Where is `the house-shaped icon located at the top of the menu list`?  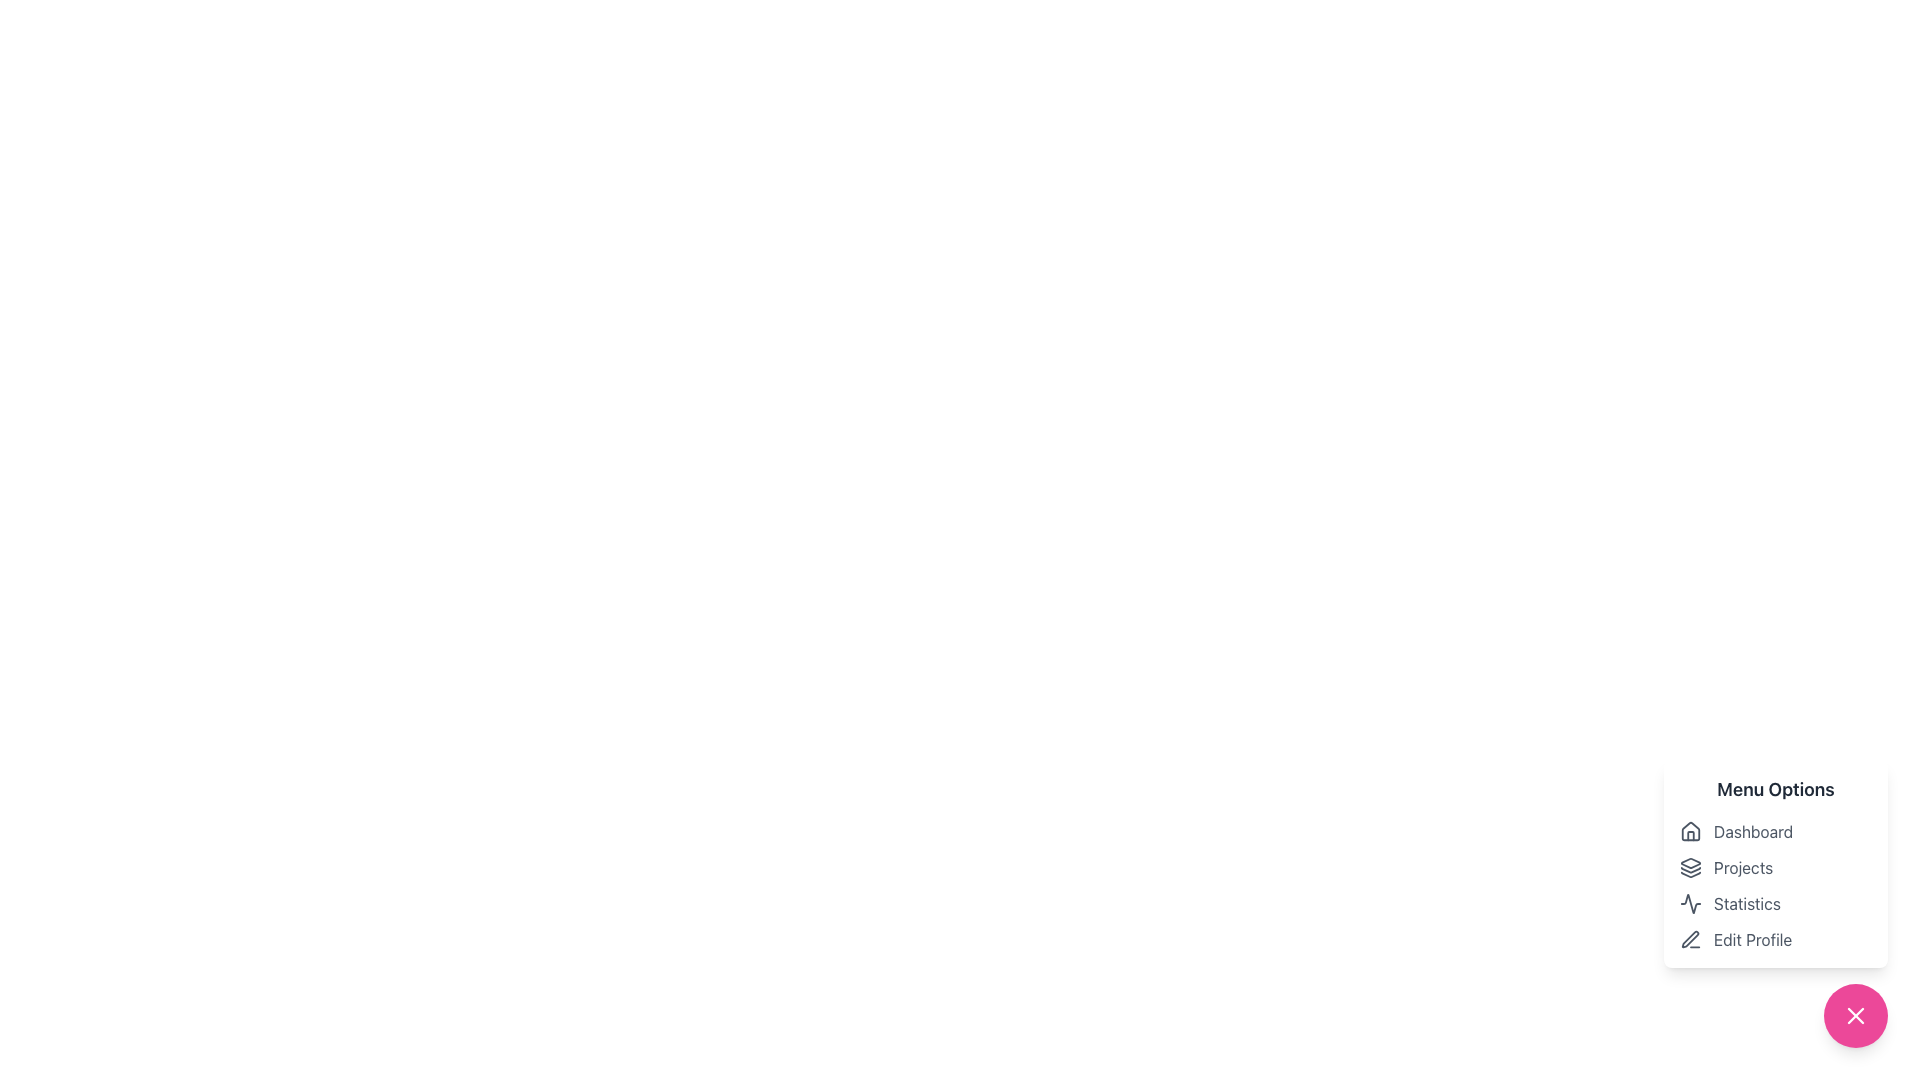 the house-shaped icon located at the top of the menu list is located at coordinates (1689, 830).